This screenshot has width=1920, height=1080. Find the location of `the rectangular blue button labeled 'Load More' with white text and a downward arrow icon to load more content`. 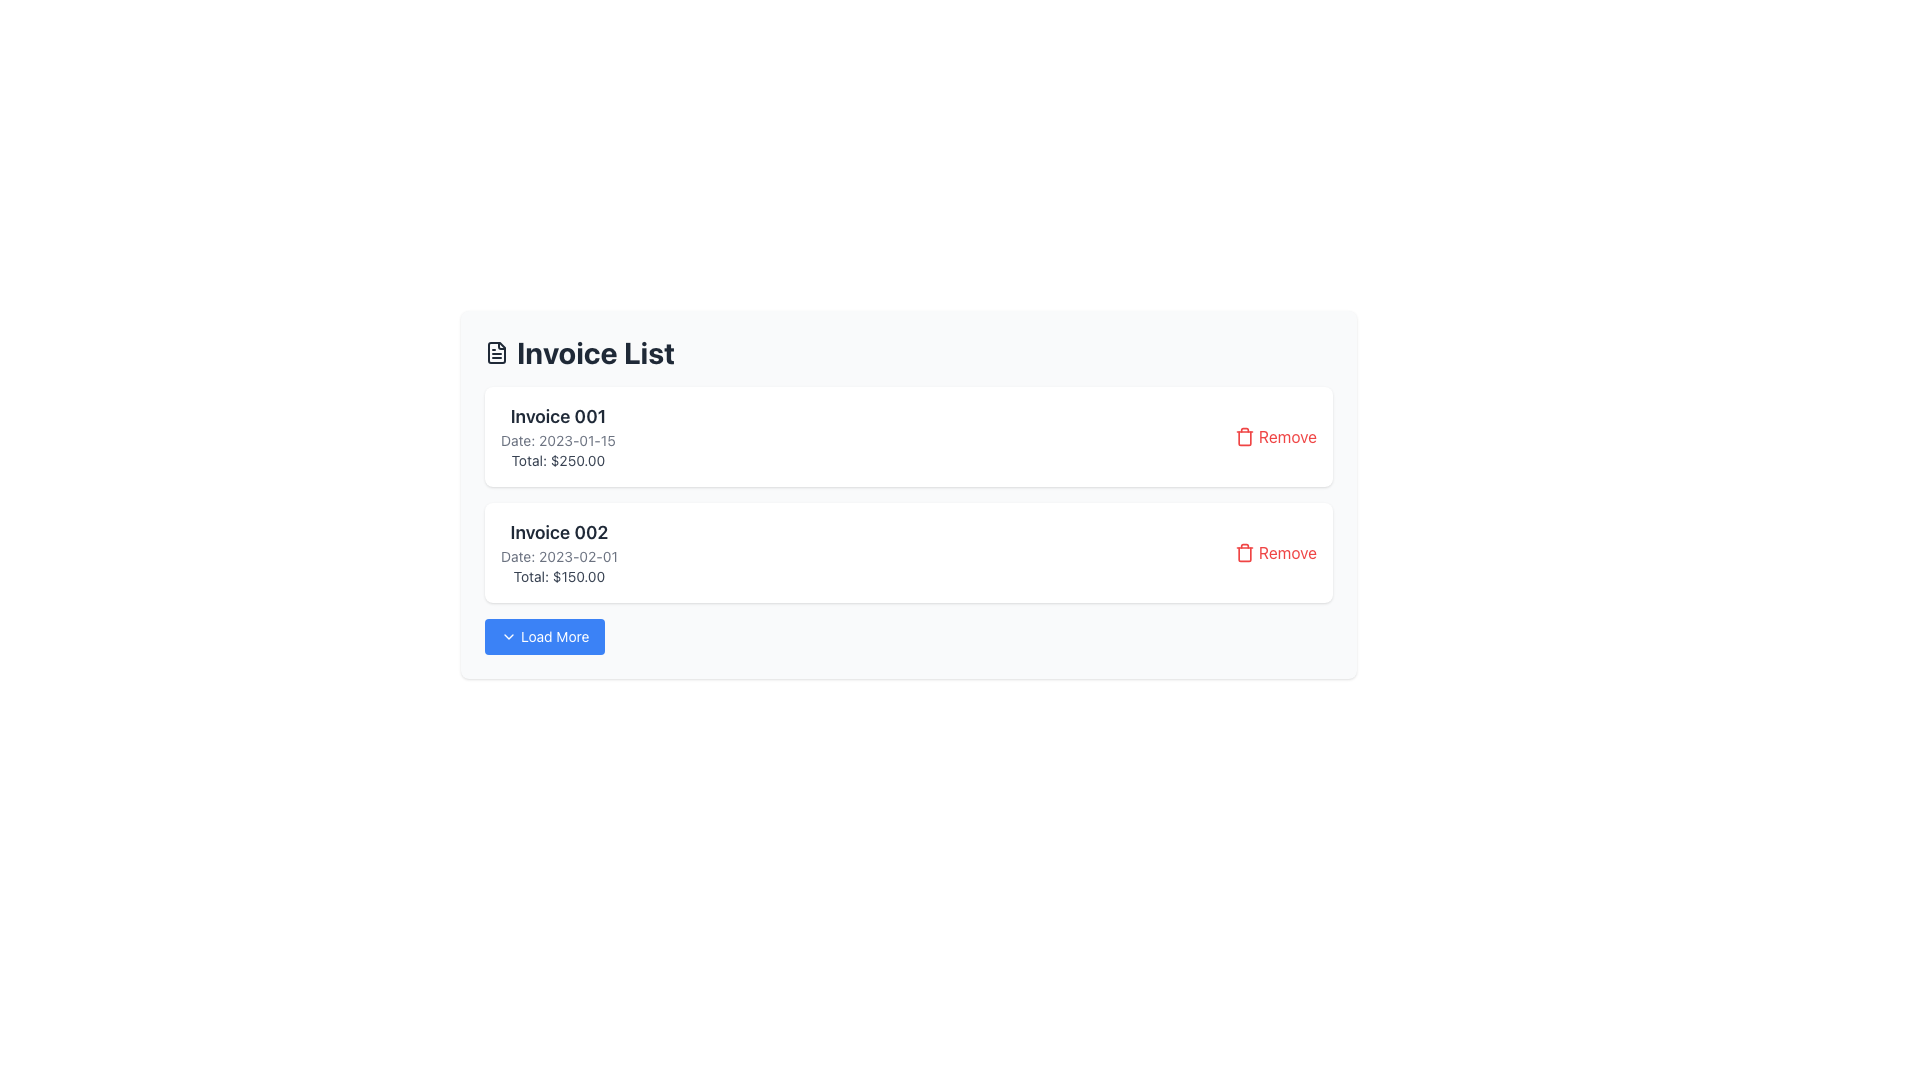

the rectangular blue button labeled 'Load More' with white text and a downward arrow icon to load more content is located at coordinates (545, 636).